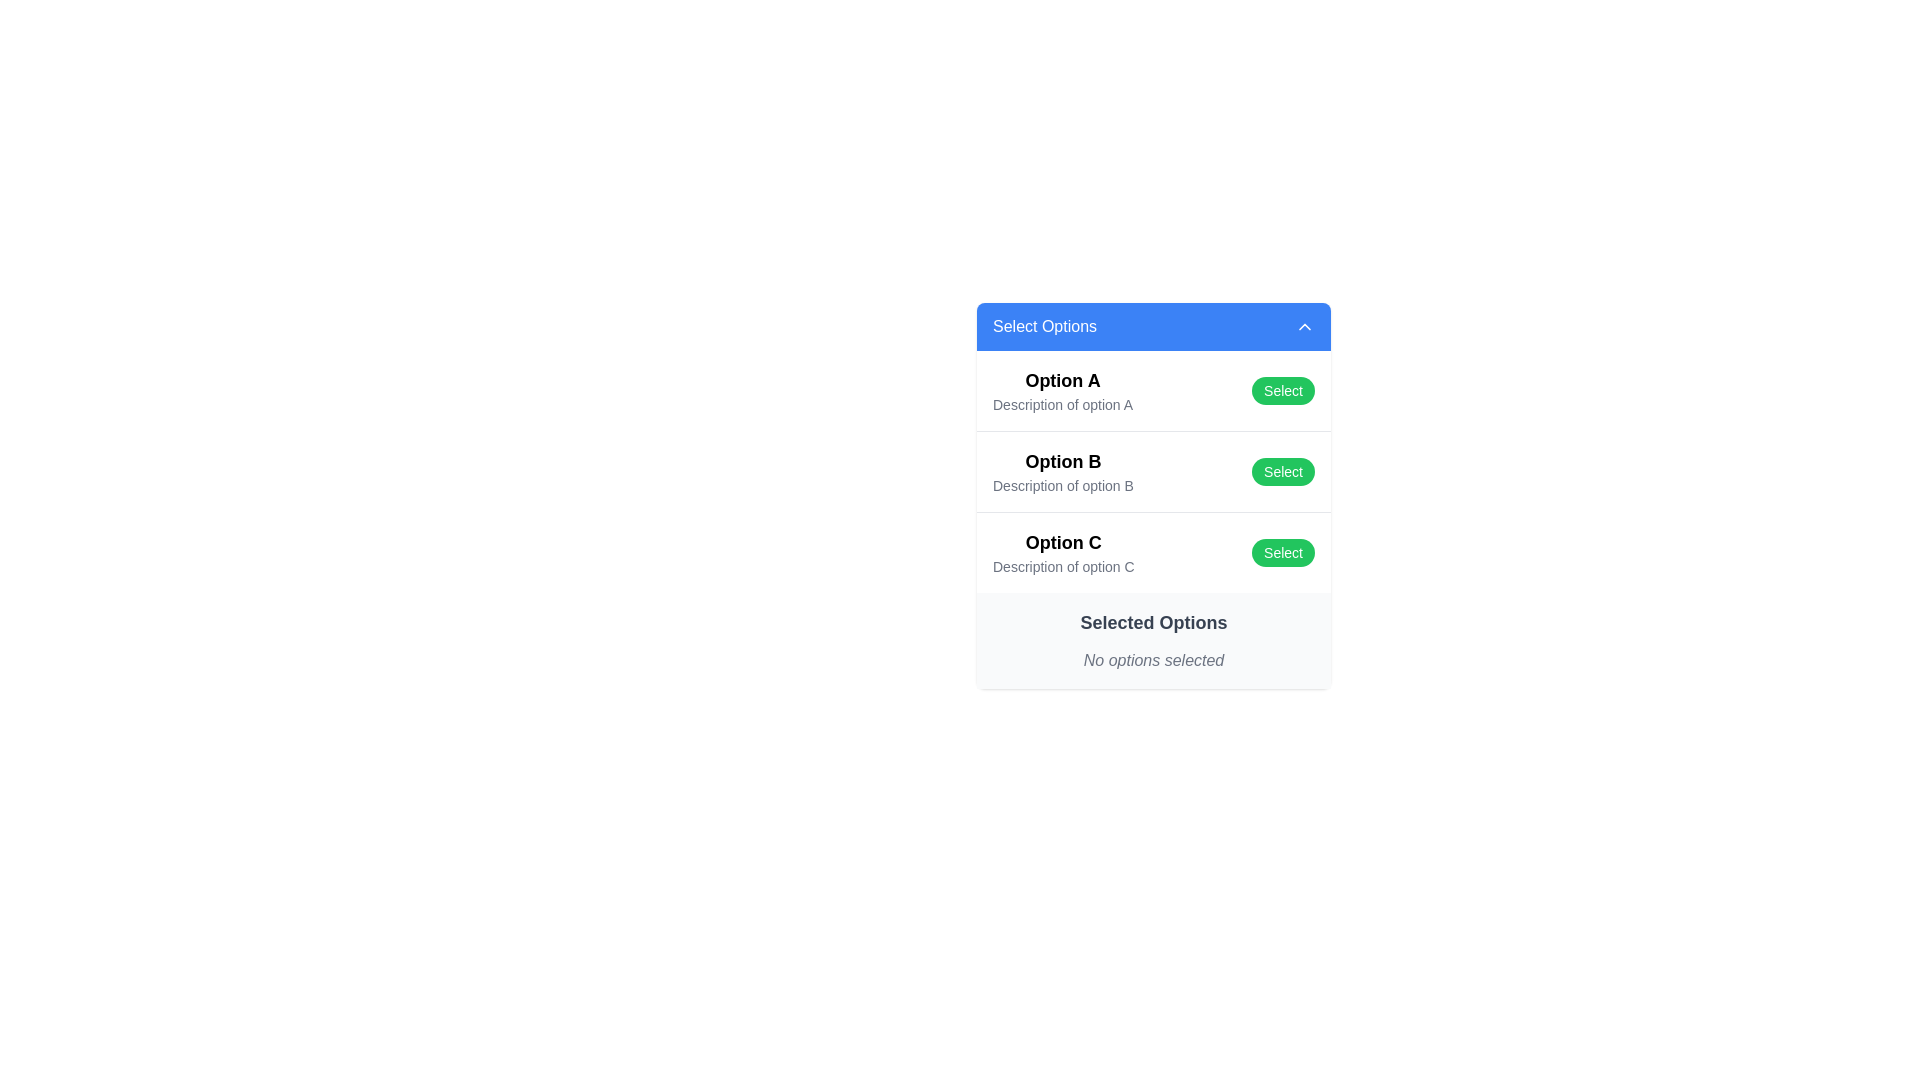 The image size is (1920, 1080). I want to click on the 'Select' button on the list item labeled 'Option B' to choose this option, so click(1153, 495).